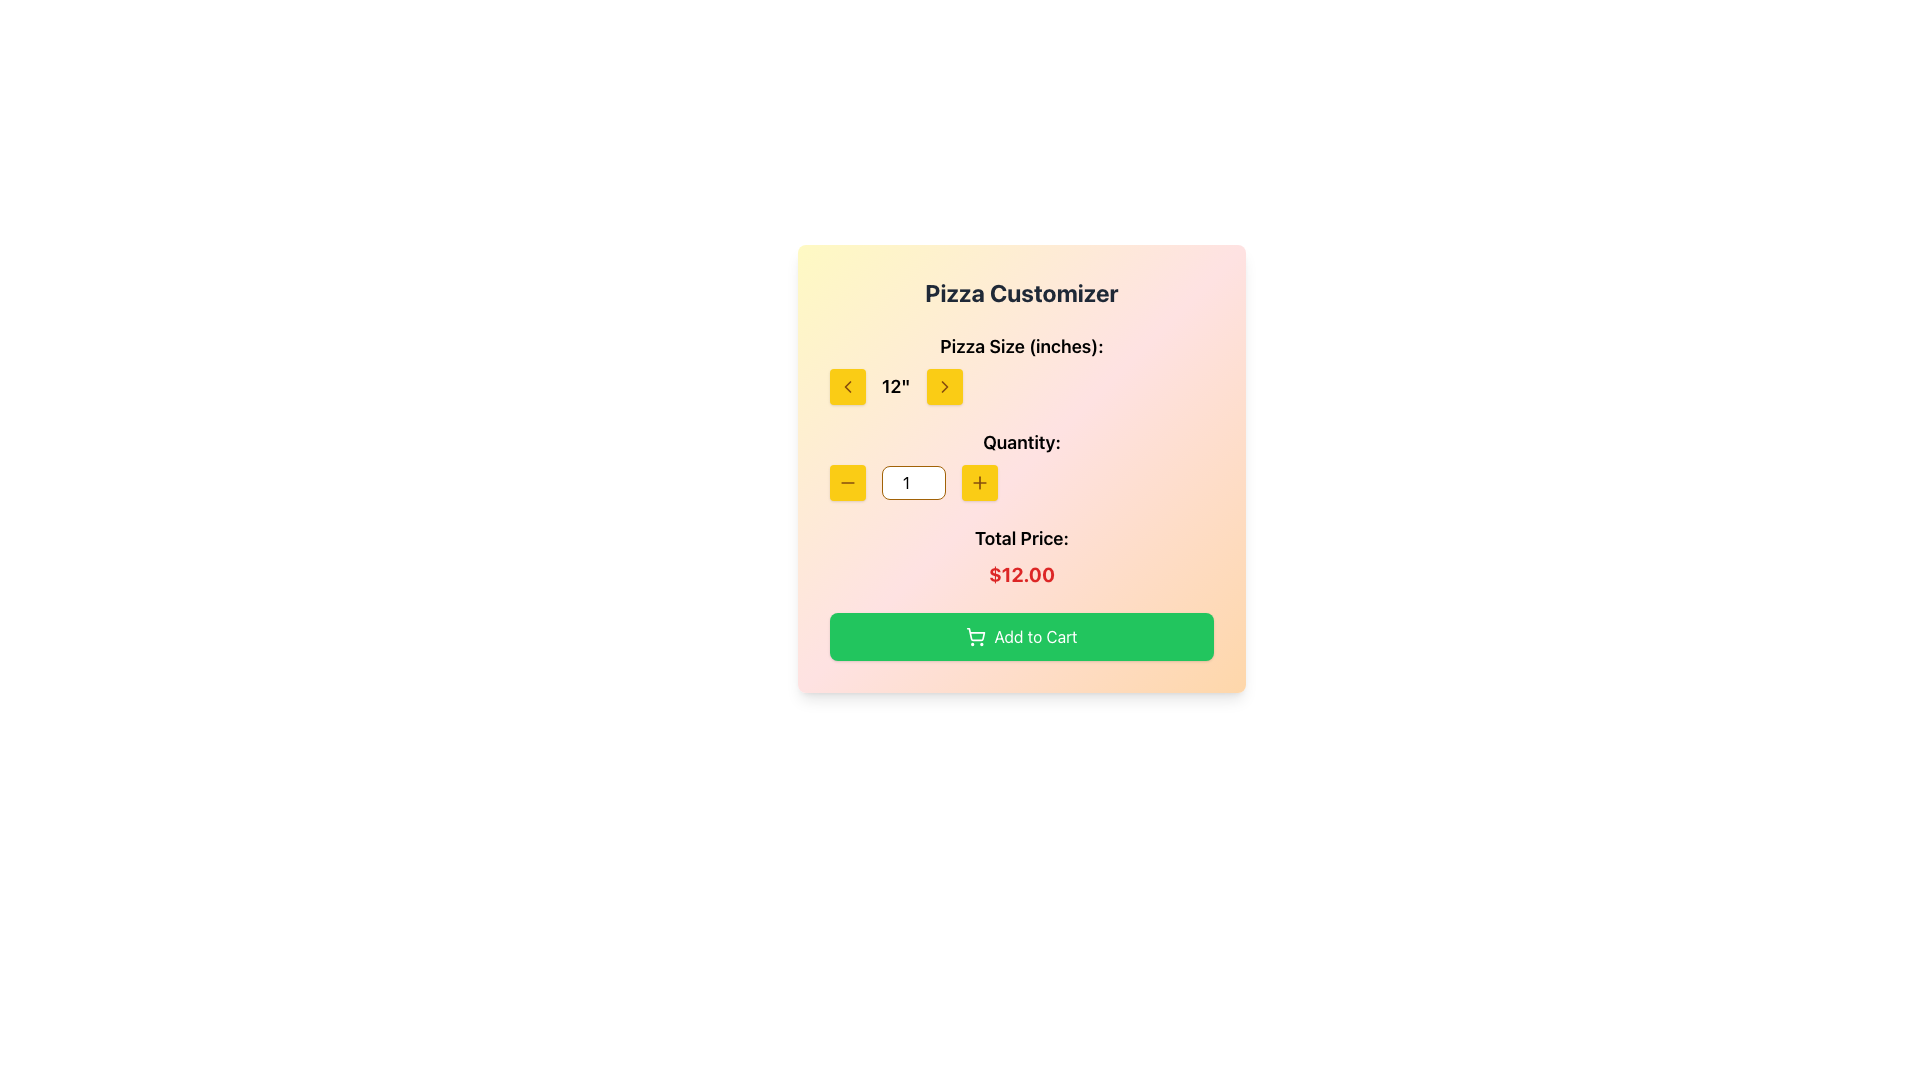 This screenshot has height=1080, width=1920. I want to click on the small horizontal line icon representing a minus symbol, located on the center-left side of the interface, so click(848, 482).